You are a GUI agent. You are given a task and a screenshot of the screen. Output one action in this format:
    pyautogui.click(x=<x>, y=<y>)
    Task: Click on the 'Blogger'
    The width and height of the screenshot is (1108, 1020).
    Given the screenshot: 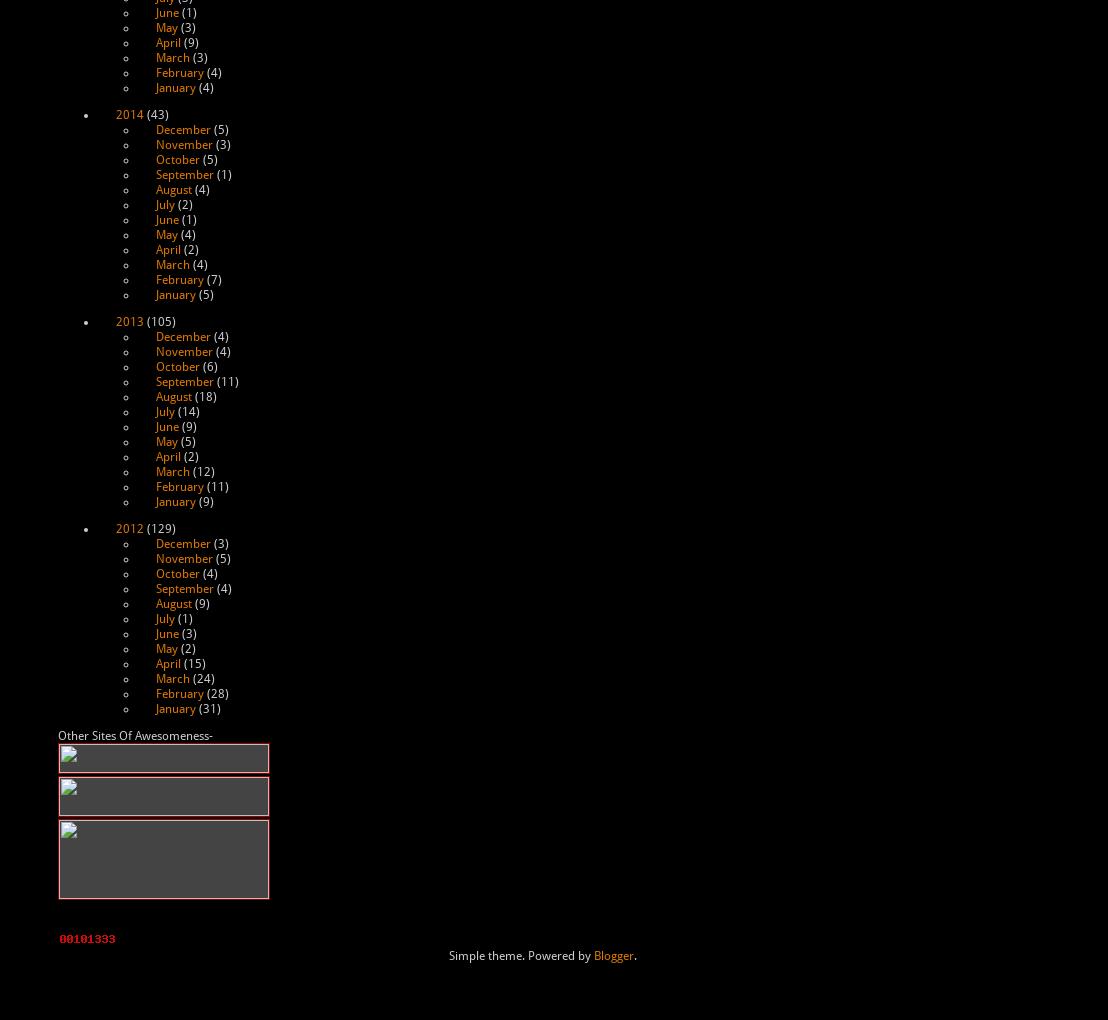 What is the action you would take?
    pyautogui.click(x=613, y=955)
    